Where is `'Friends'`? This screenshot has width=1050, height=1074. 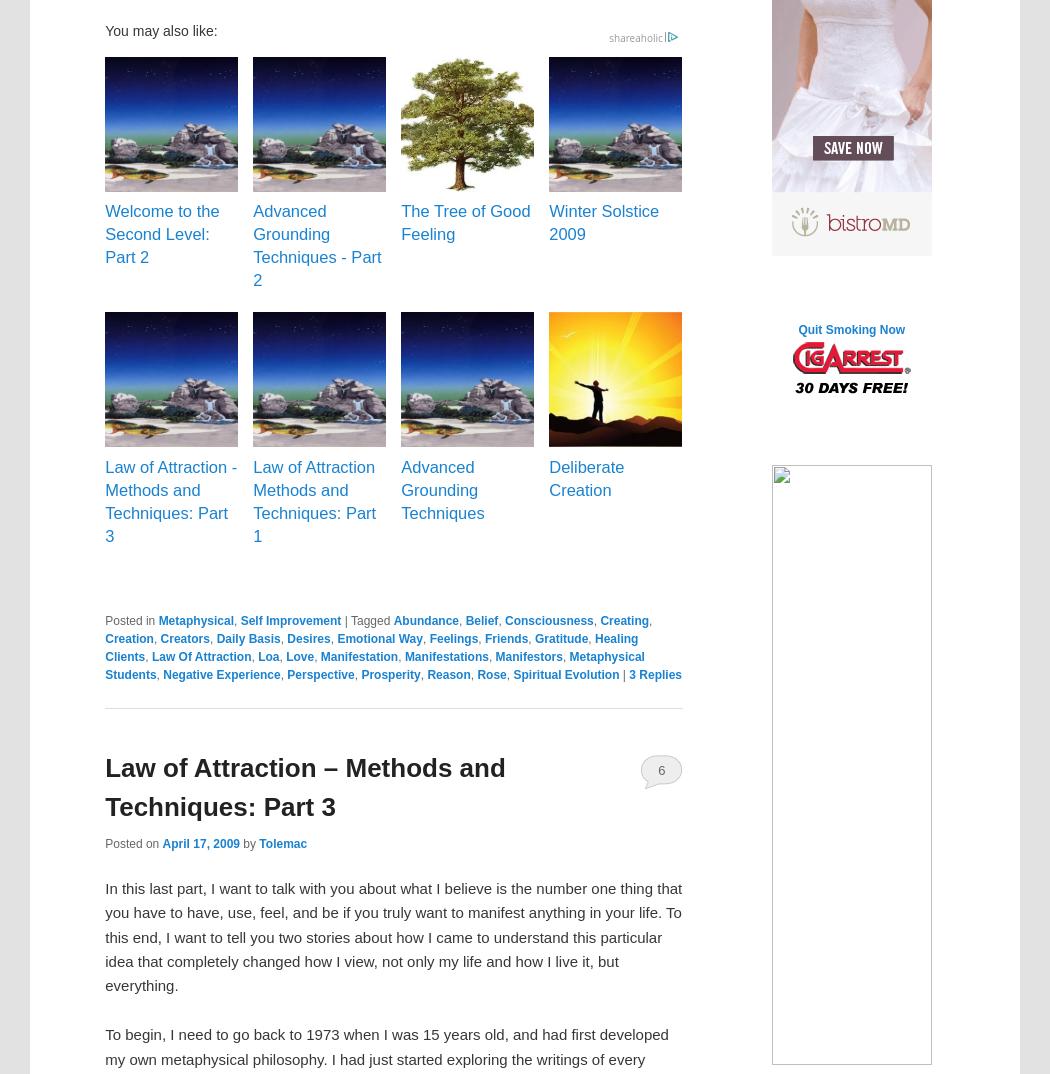
'Friends' is located at coordinates (505, 639).